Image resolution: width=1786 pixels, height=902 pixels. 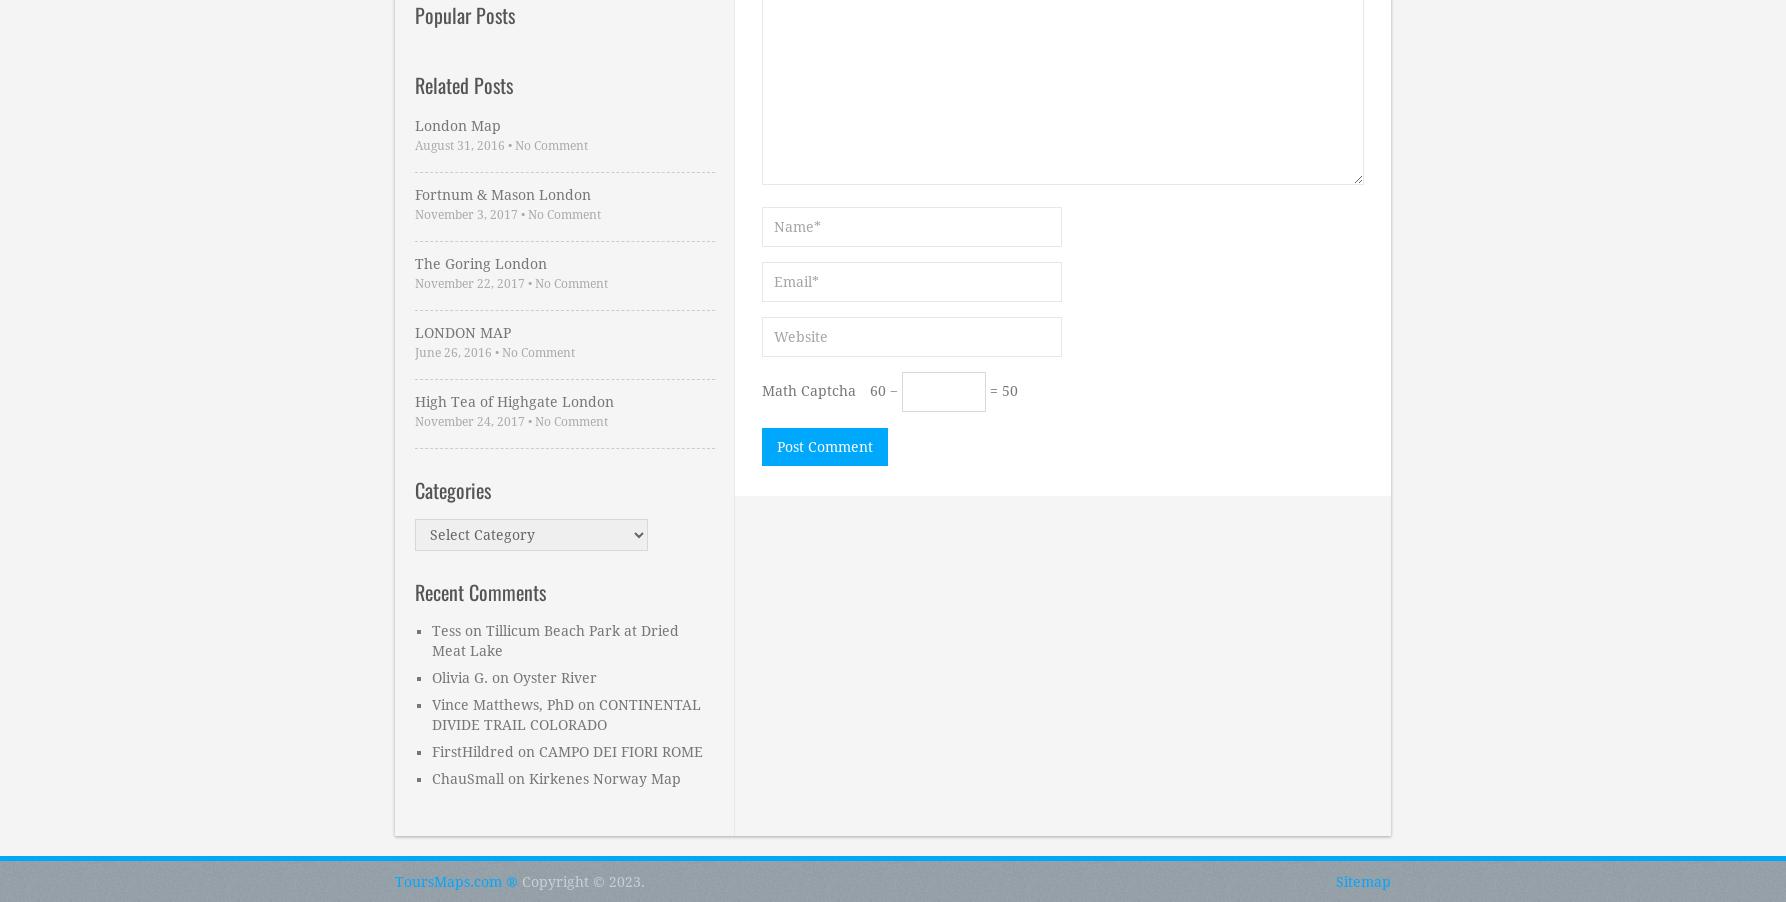 What do you see at coordinates (501, 194) in the screenshot?
I see `'Fortnum & Mason London'` at bounding box center [501, 194].